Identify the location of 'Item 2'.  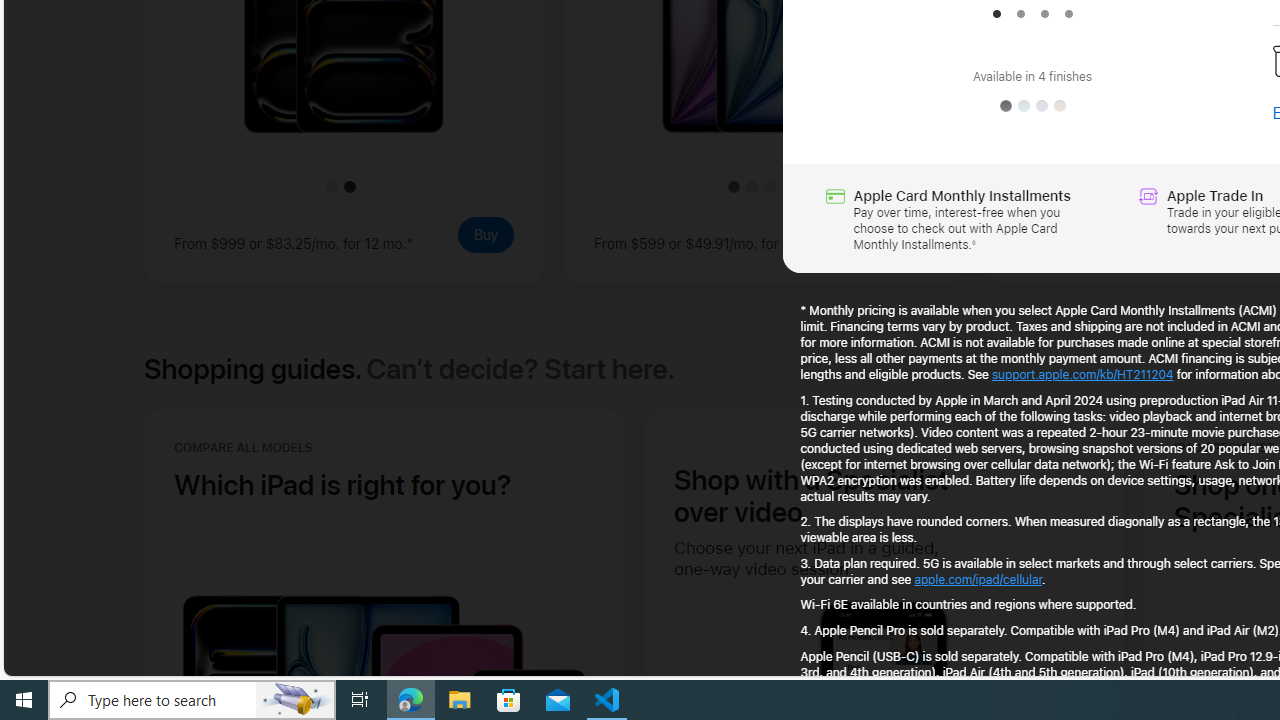
(1020, 14).